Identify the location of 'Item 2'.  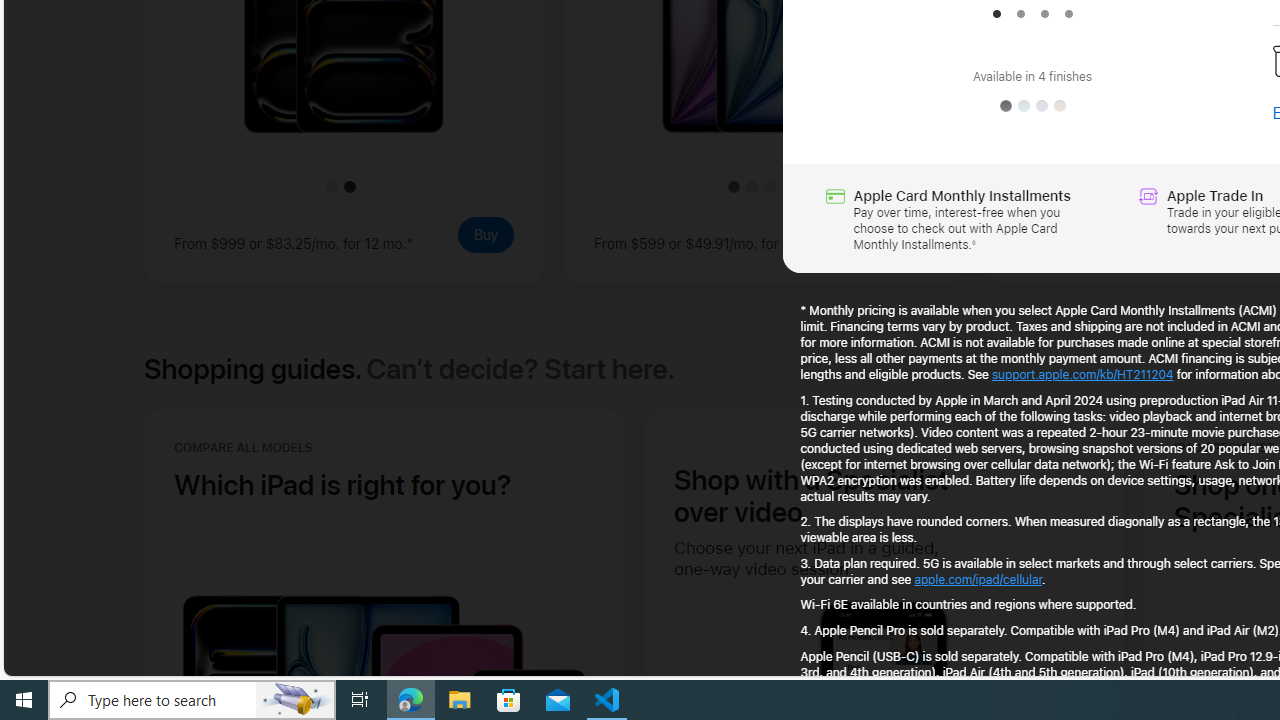
(1020, 14).